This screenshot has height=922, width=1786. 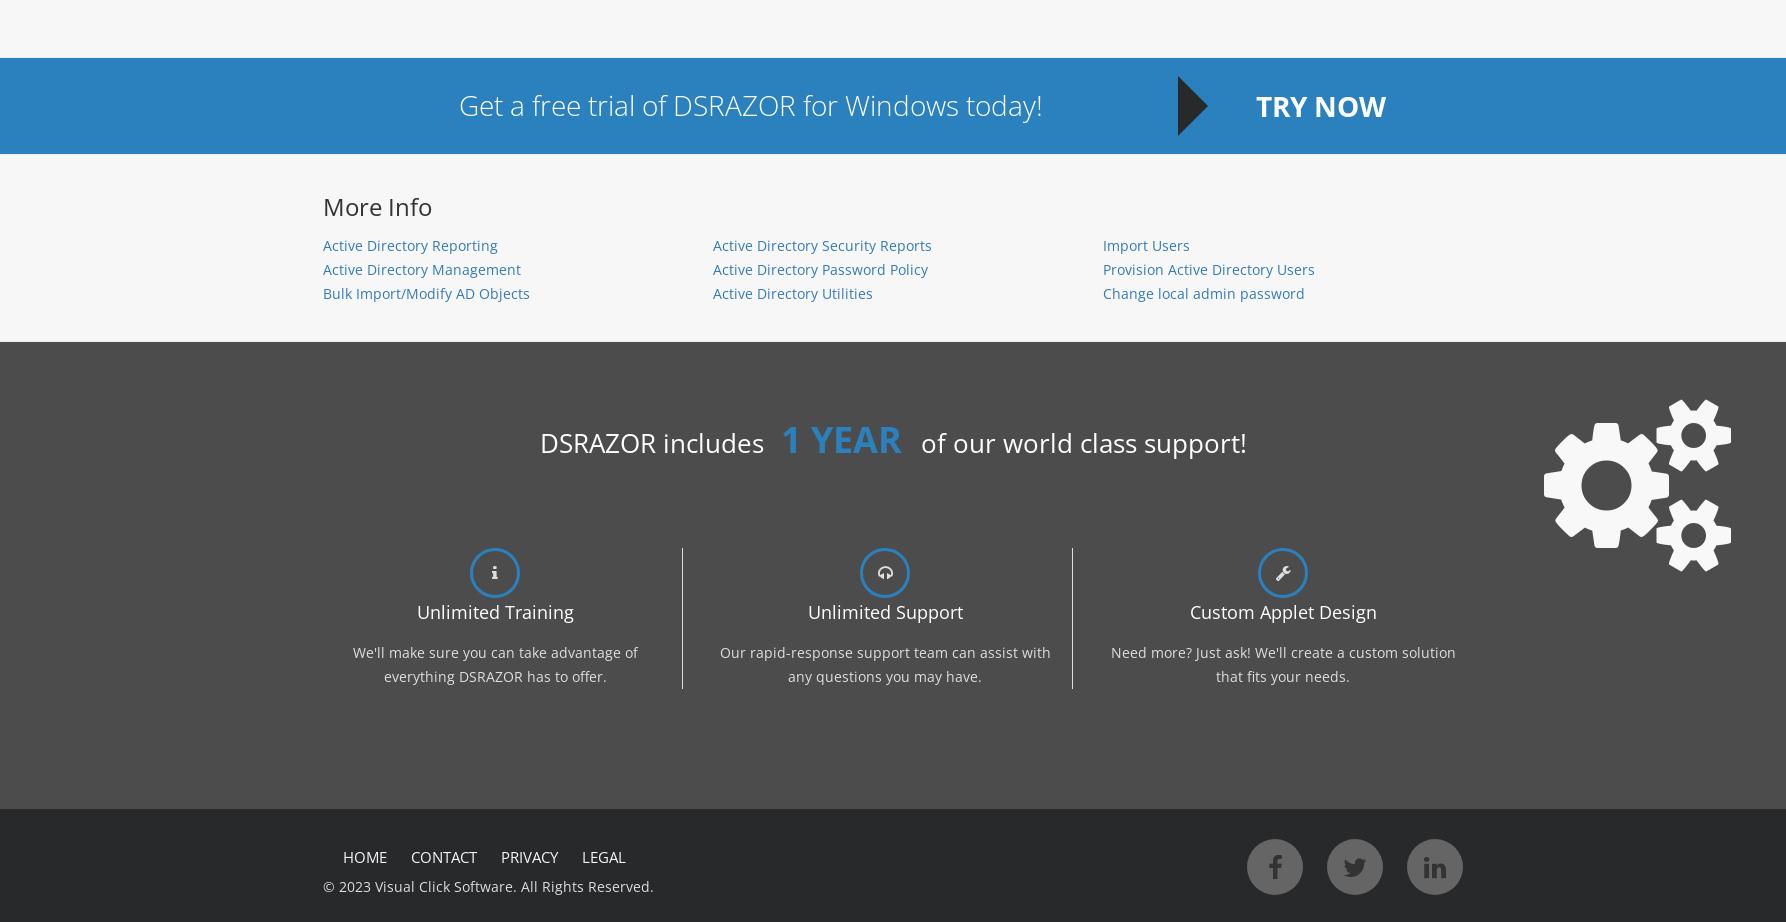 What do you see at coordinates (410, 244) in the screenshot?
I see `'Active Directory Reporting'` at bounding box center [410, 244].